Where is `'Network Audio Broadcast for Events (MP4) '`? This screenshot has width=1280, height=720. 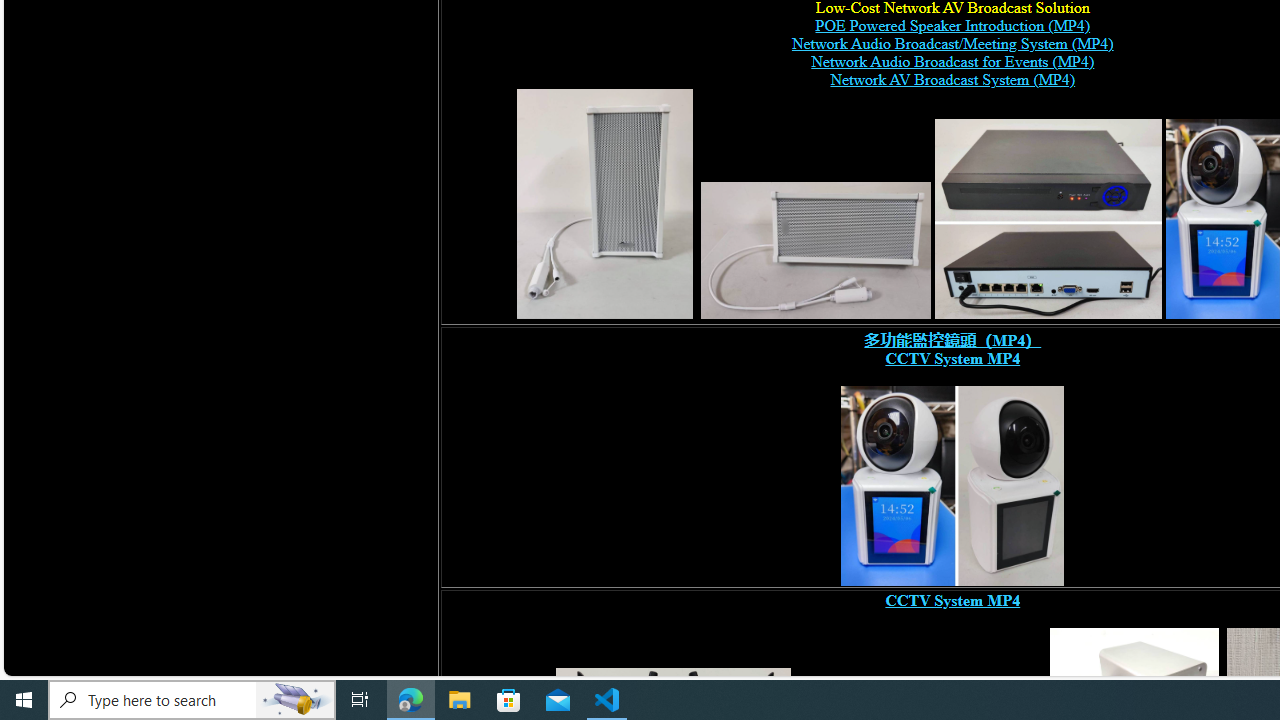 'Network Audio Broadcast for Events (MP4) ' is located at coordinates (951, 61).